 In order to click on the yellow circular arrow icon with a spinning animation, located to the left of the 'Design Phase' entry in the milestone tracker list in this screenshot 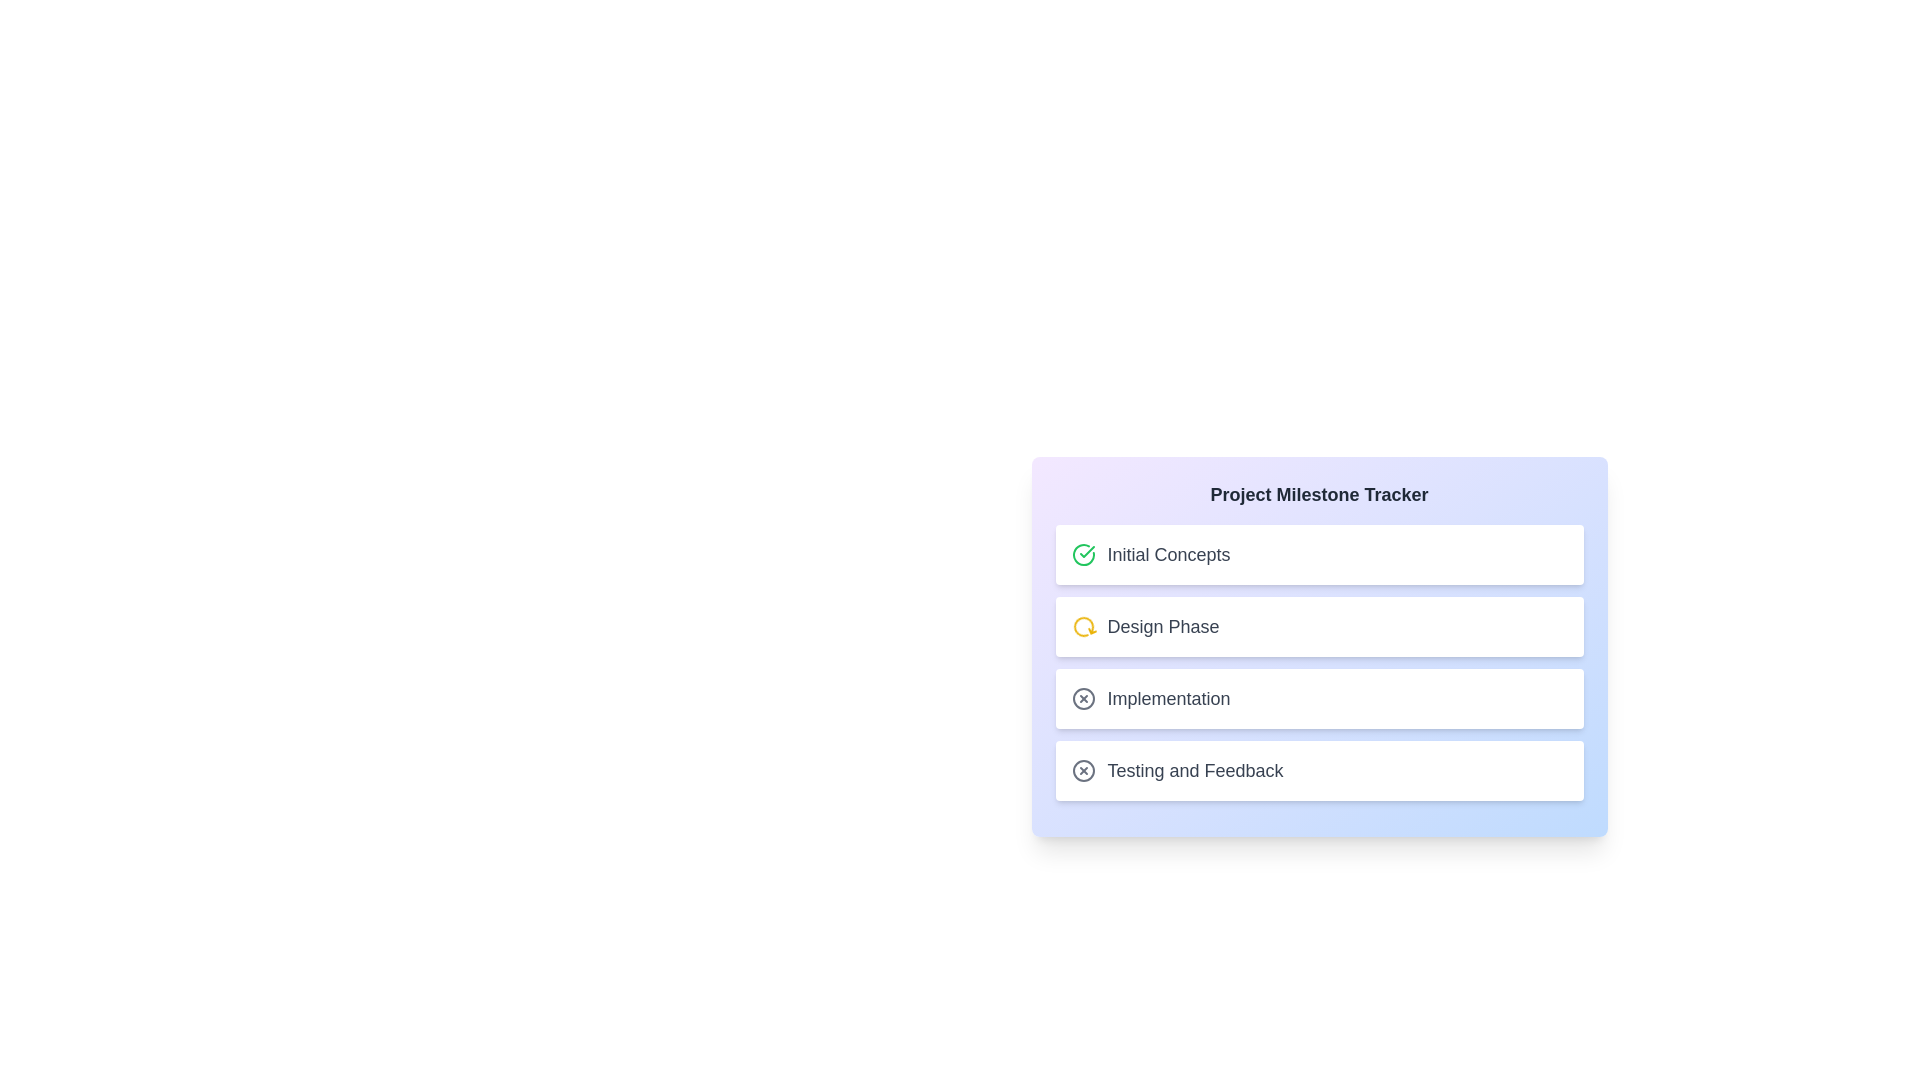, I will do `click(1082, 626)`.